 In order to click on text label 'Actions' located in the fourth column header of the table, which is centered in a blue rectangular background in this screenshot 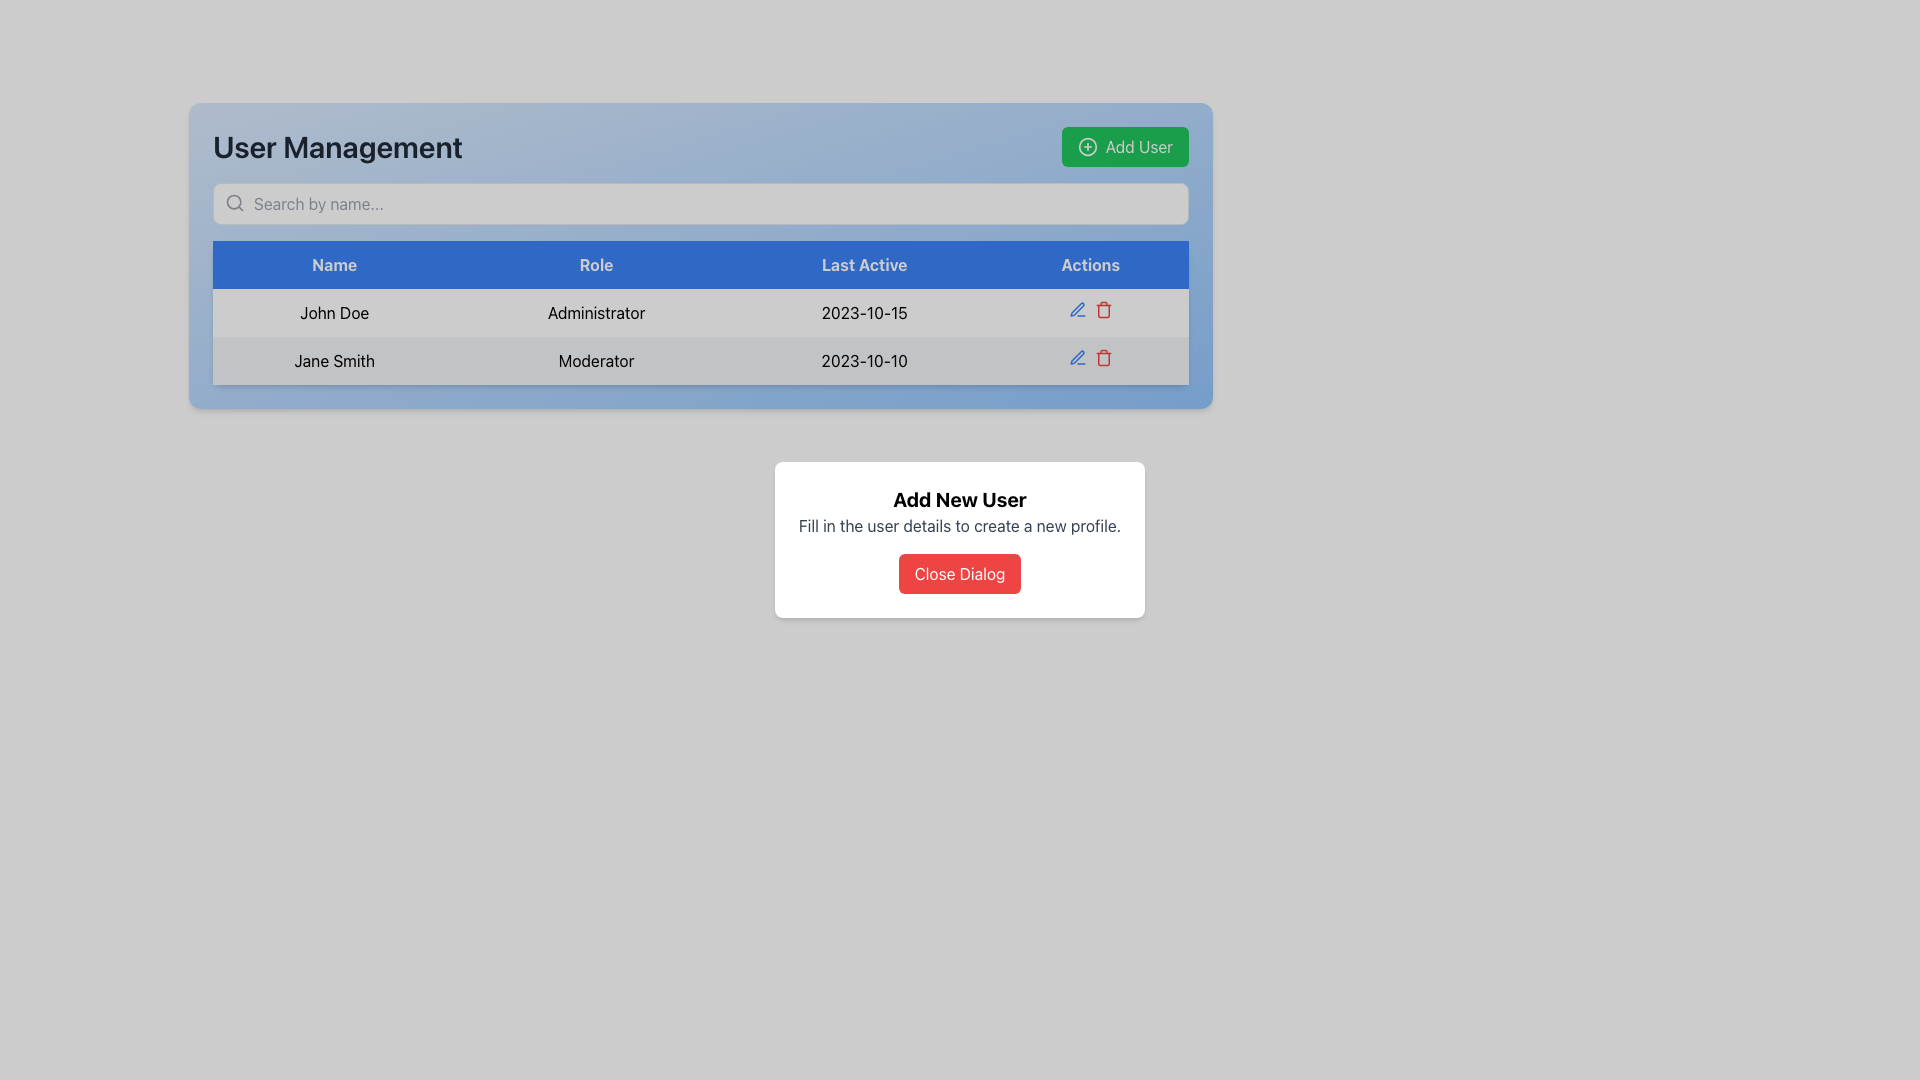, I will do `click(1089, 264)`.